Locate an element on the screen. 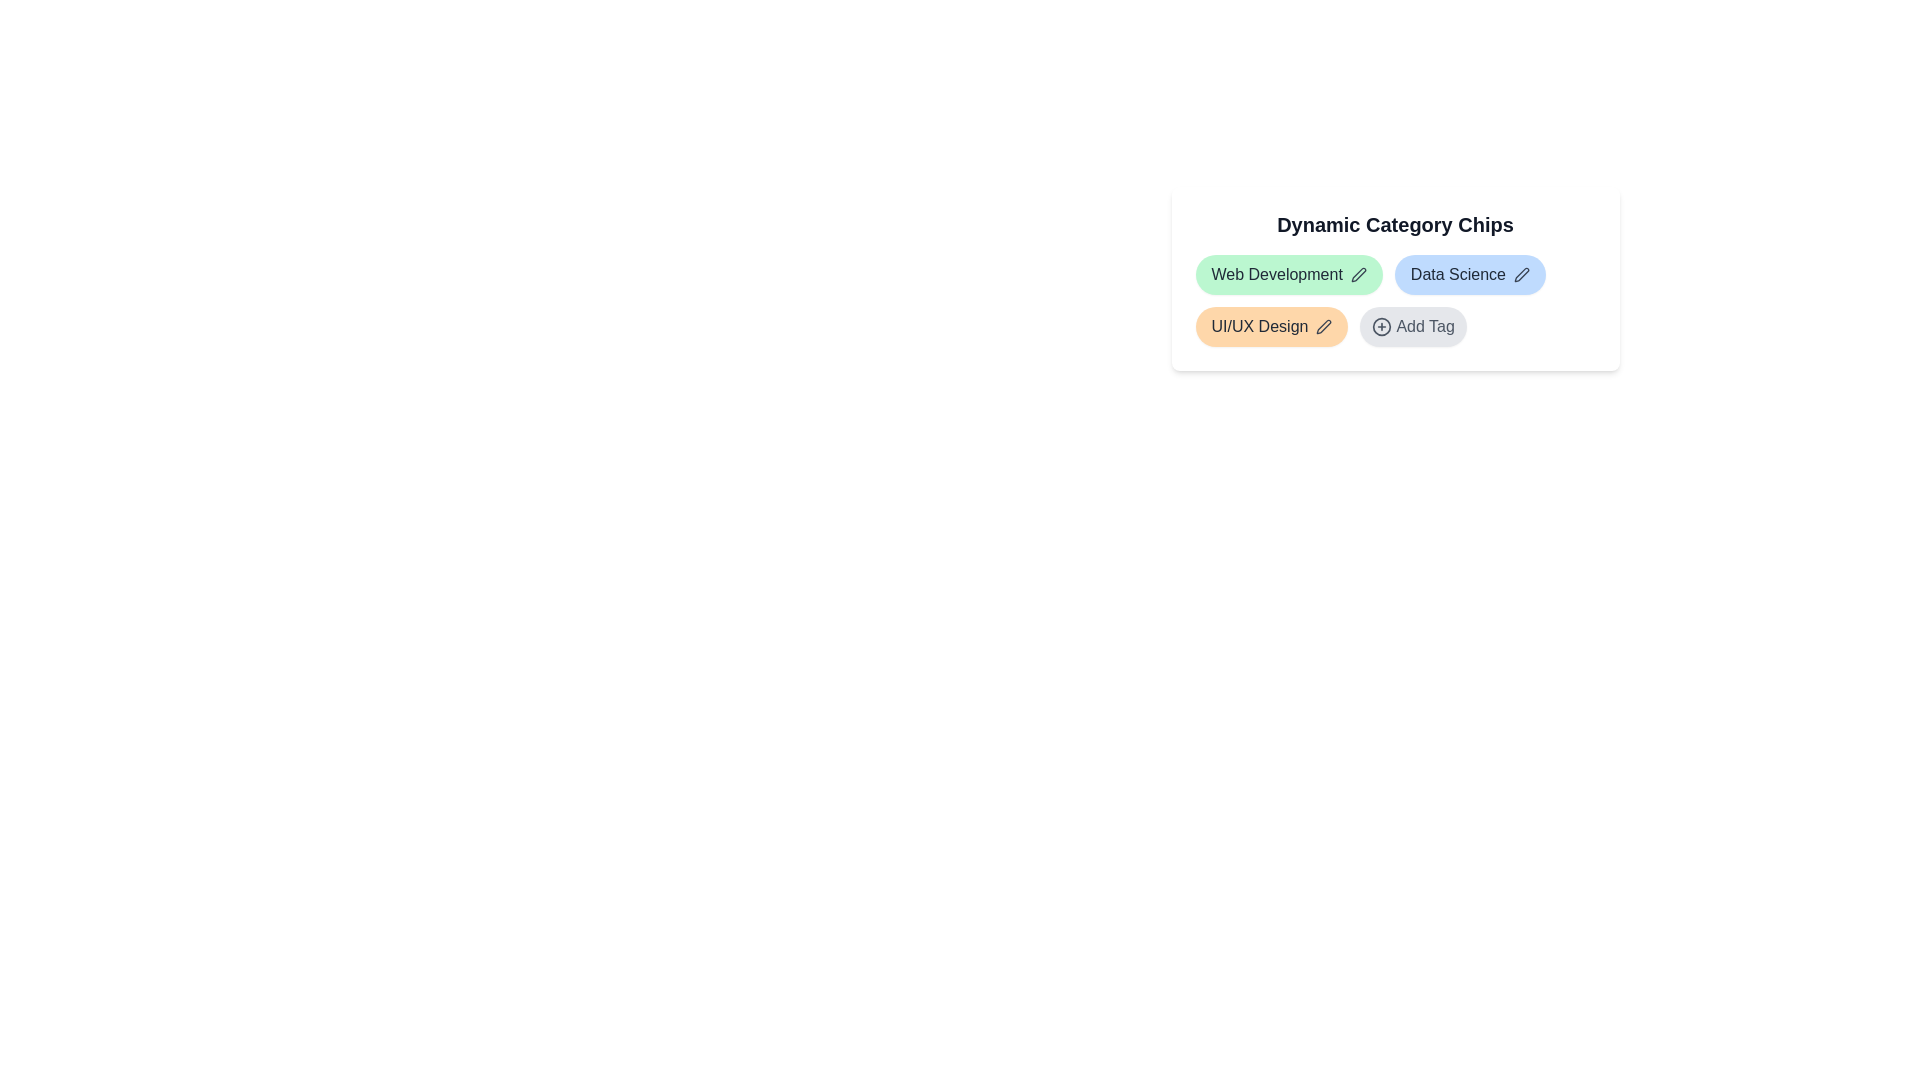 This screenshot has width=1920, height=1080. the chip labeled Data Science is located at coordinates (1469, 274).